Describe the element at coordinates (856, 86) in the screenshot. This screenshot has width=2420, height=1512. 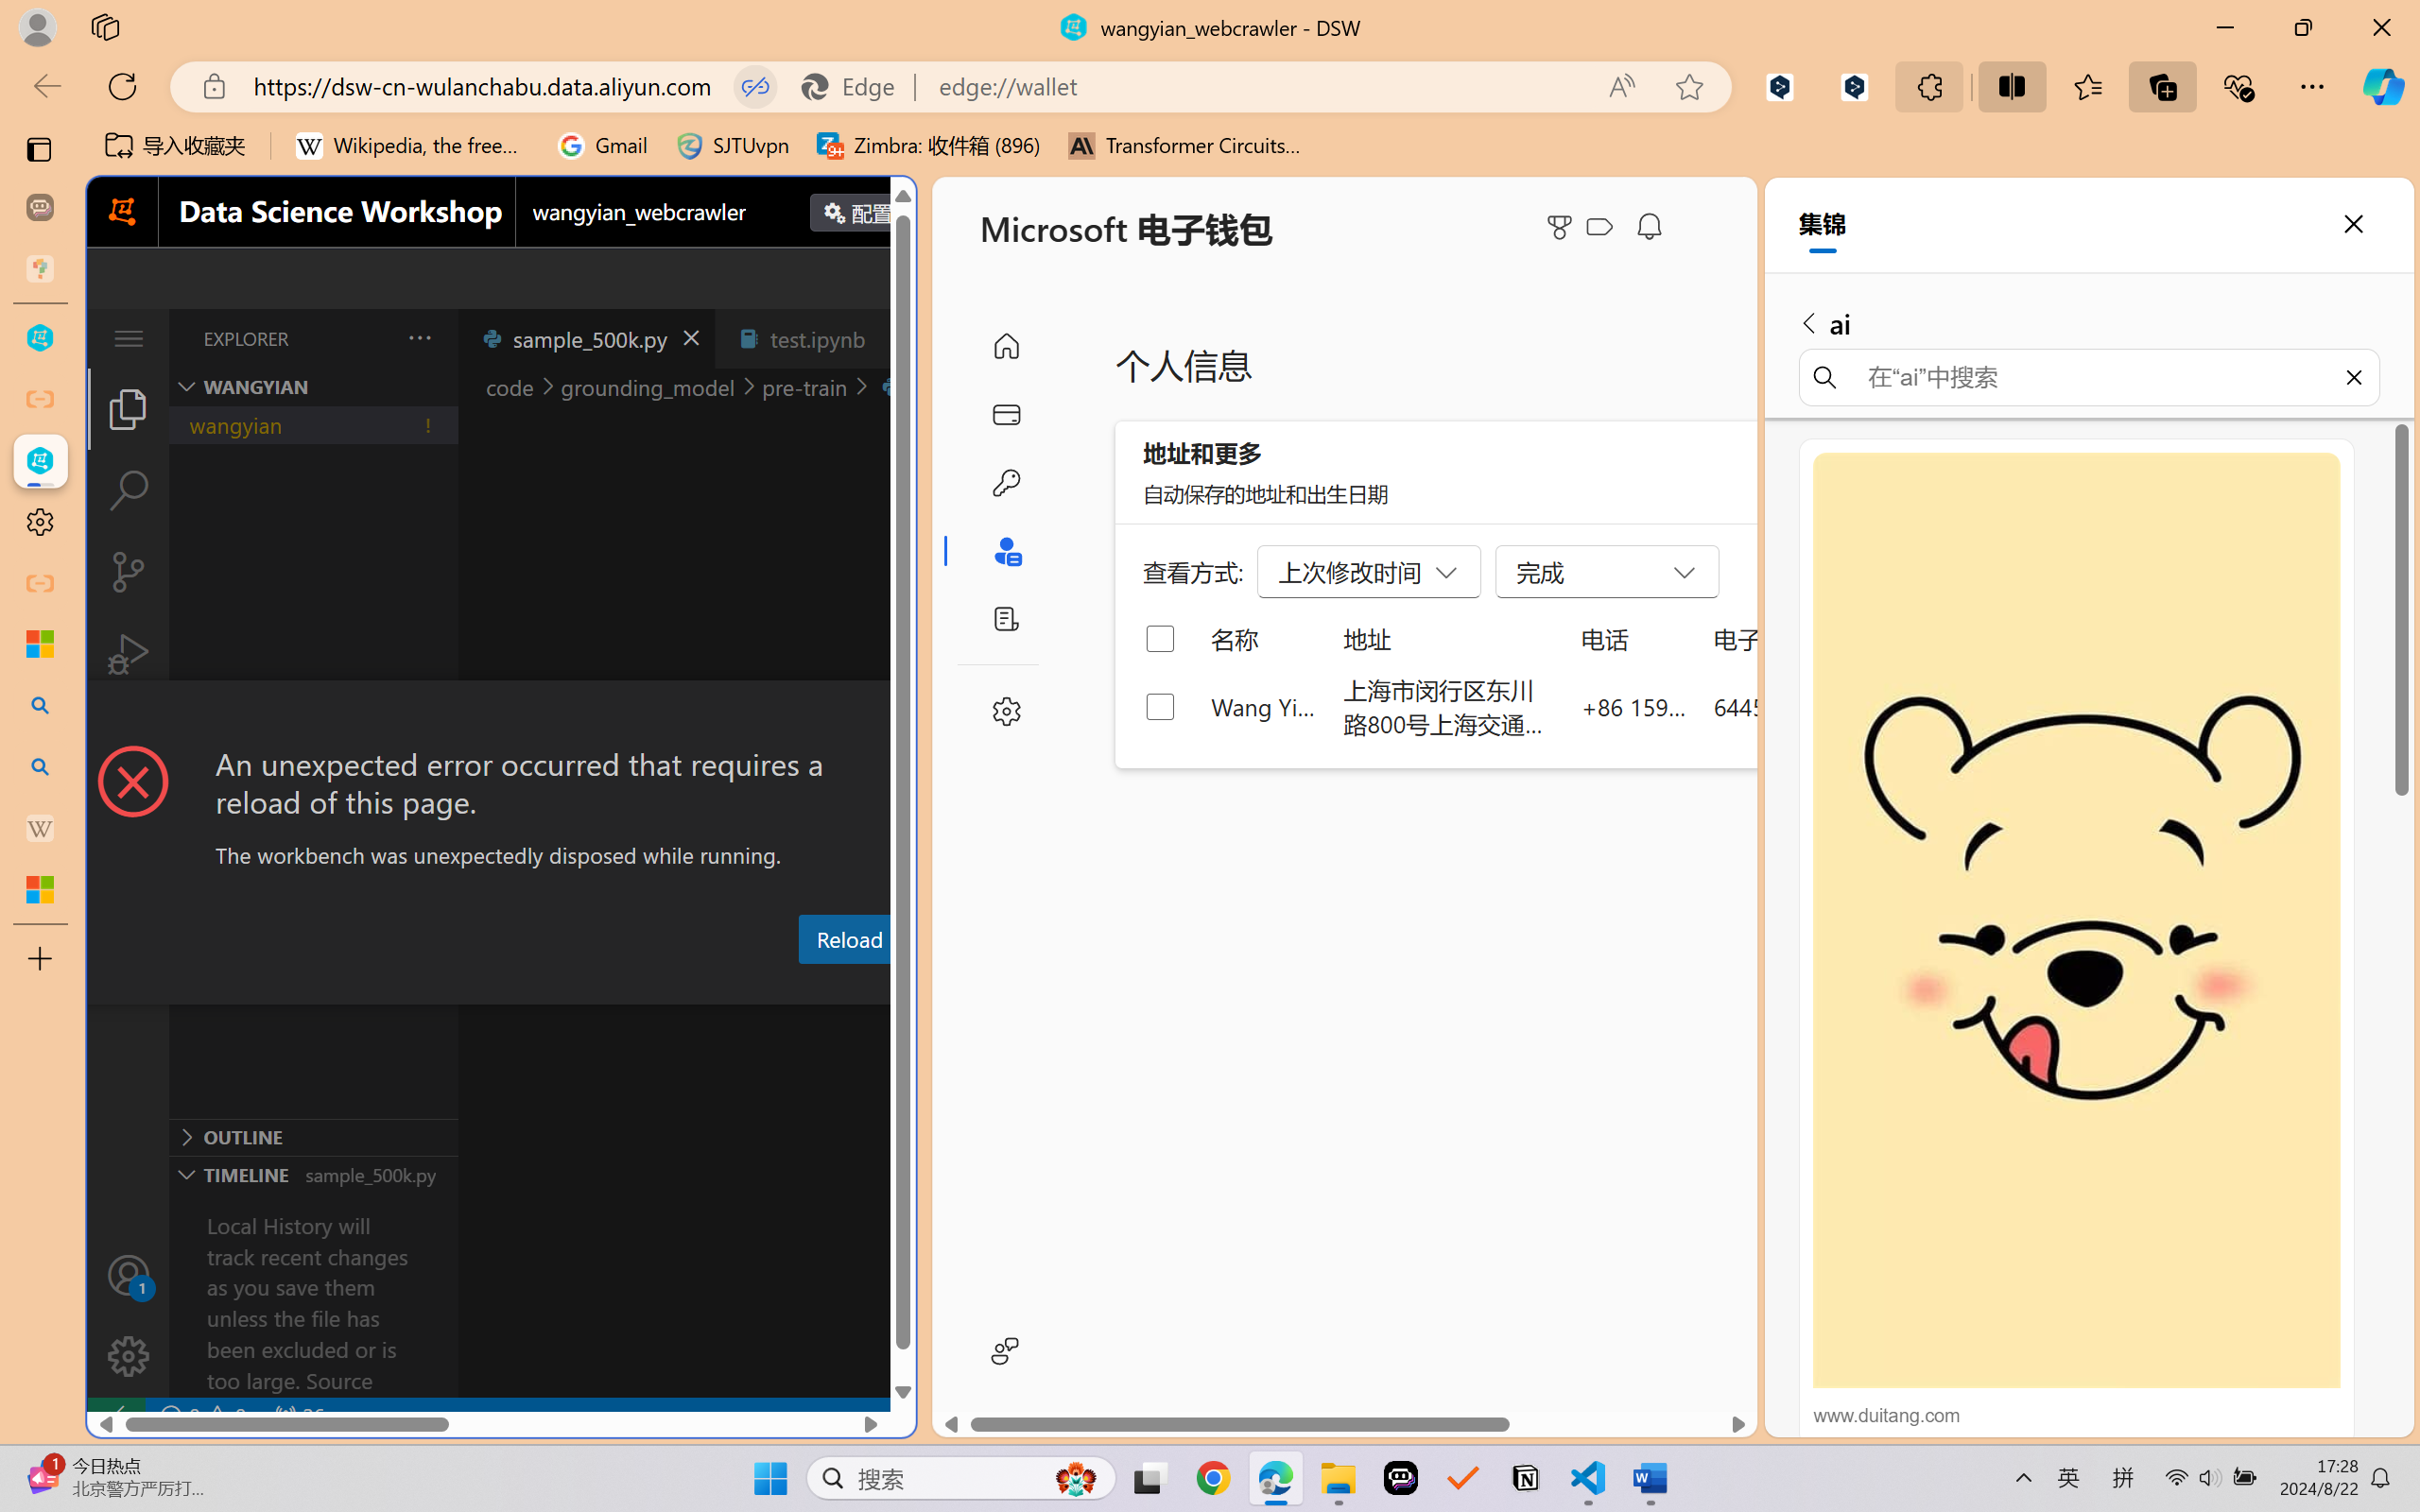
I see `'Edge'` at that location.